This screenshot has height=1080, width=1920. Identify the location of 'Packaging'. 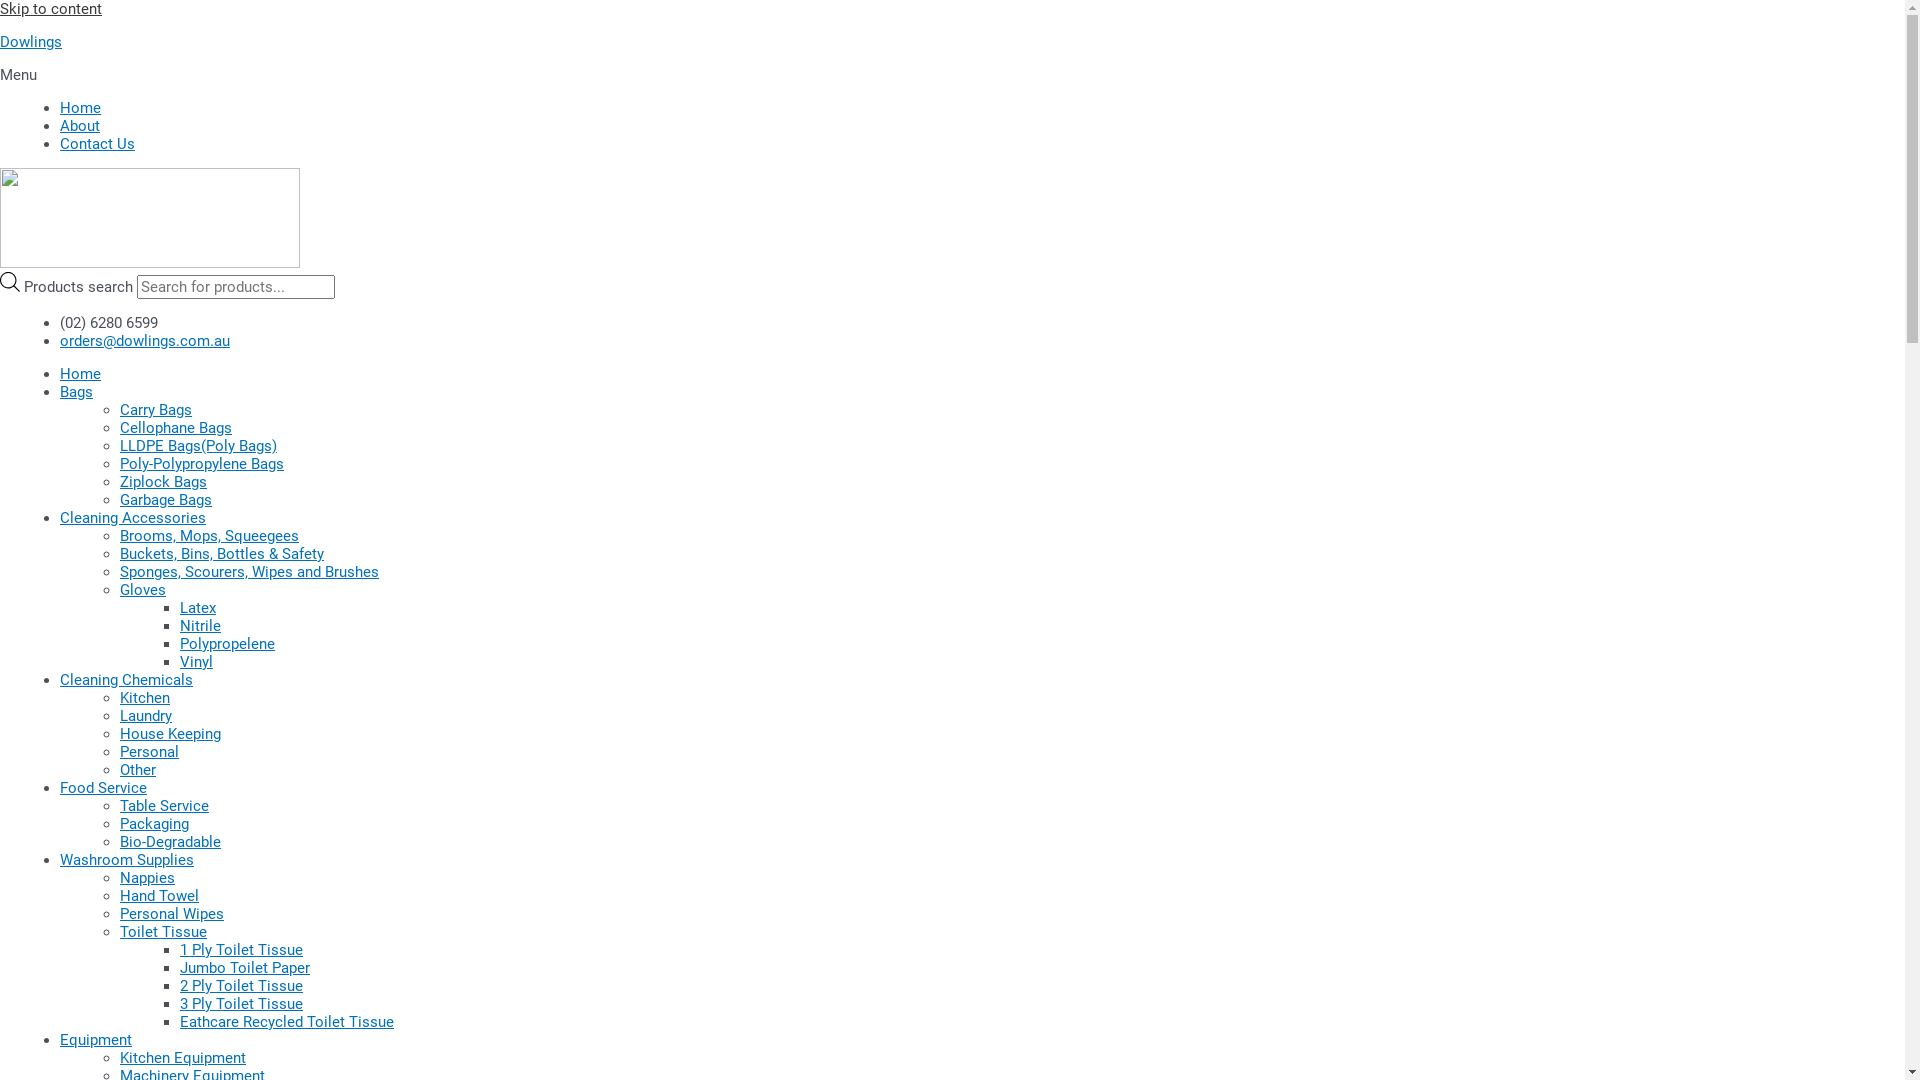
(153, 824).